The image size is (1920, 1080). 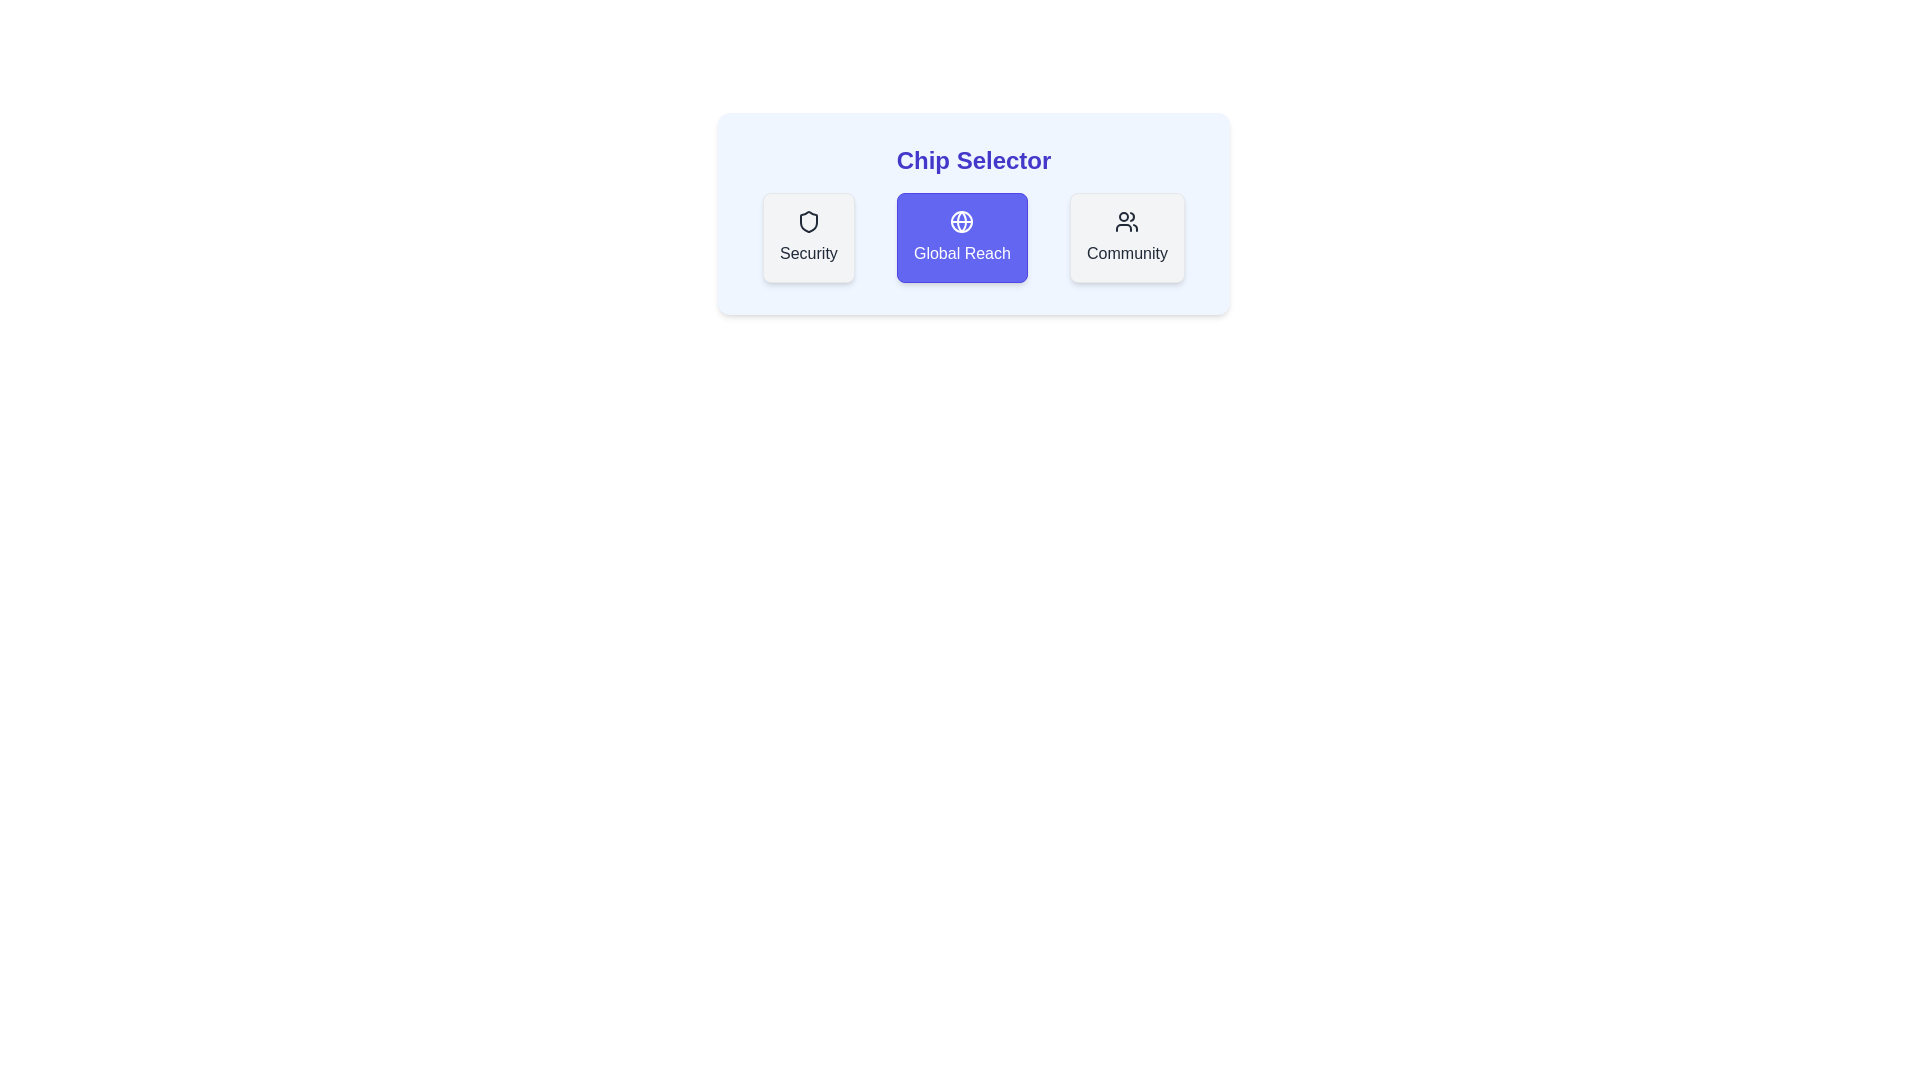 I want to click on the chip labeled Community, so click(x=1127, y=237).